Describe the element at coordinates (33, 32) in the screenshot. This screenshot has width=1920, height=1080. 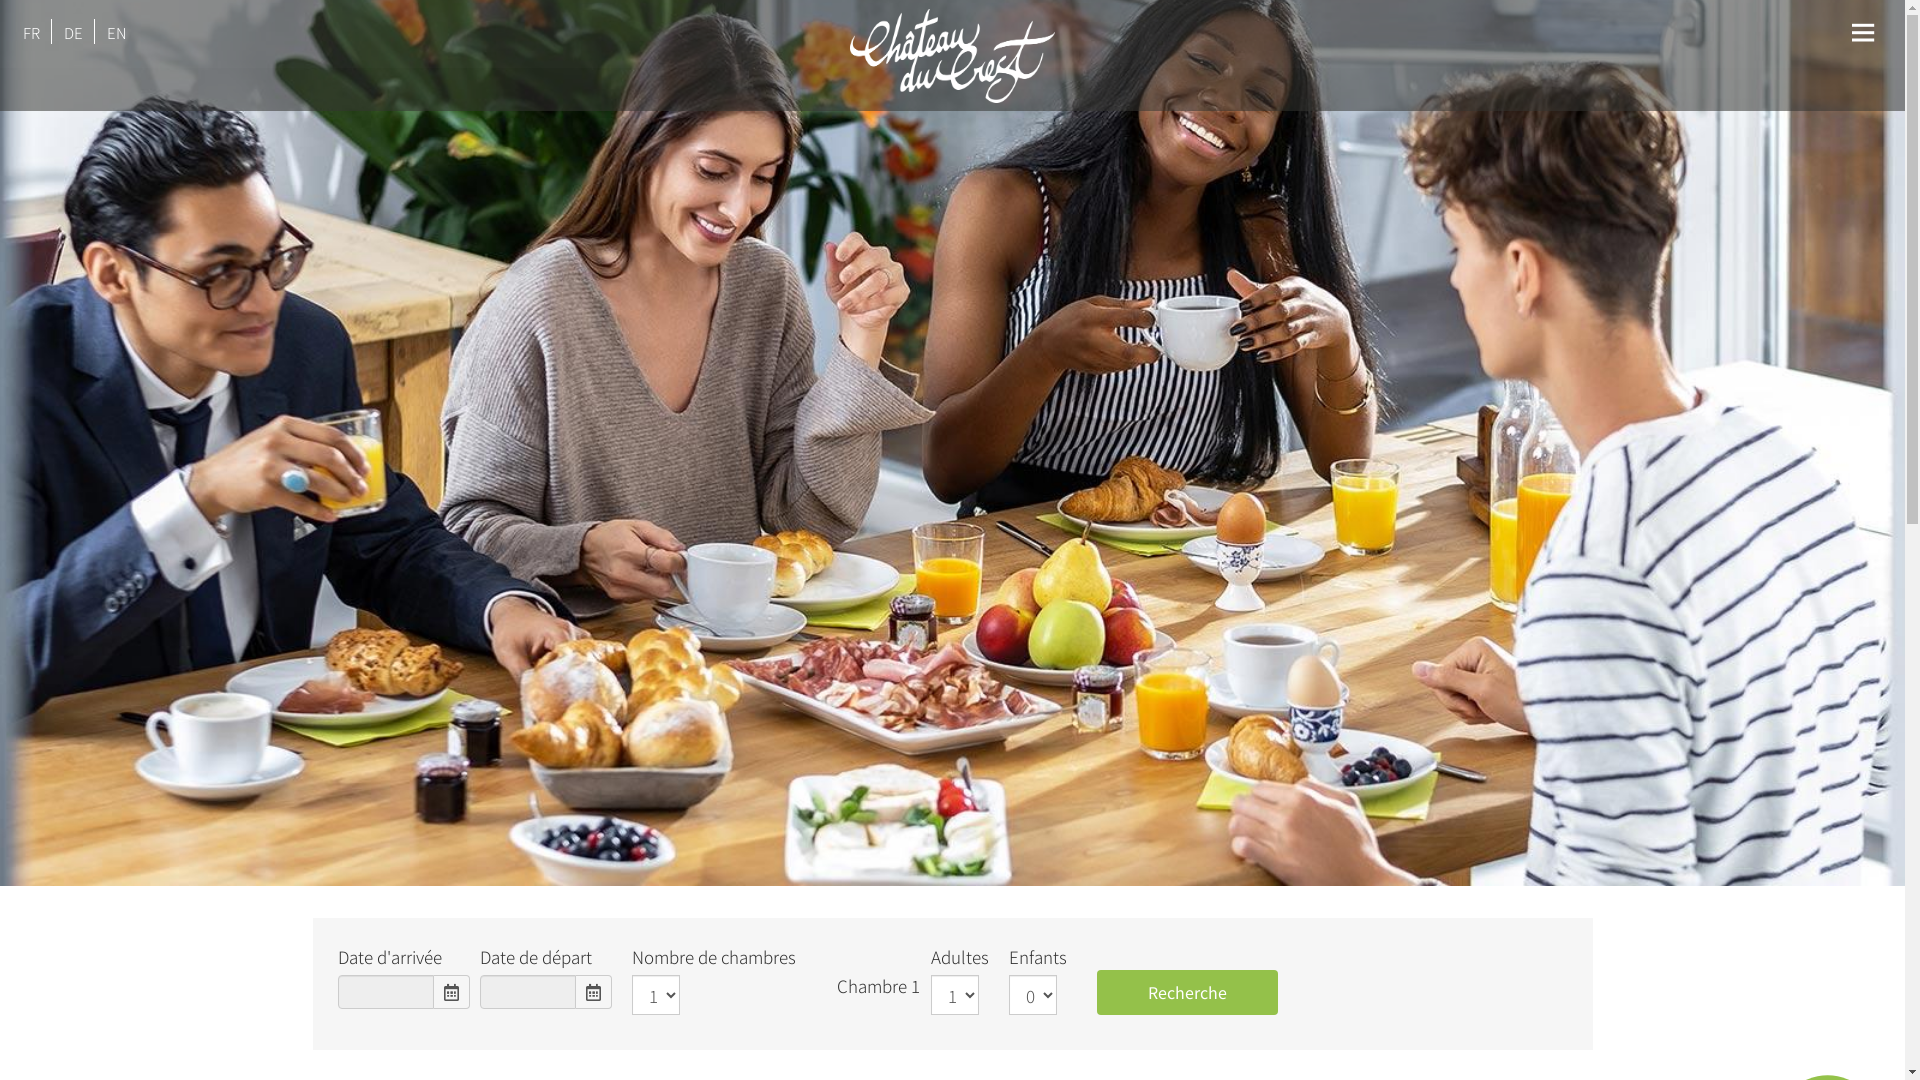
I see `'FR'` at that location.